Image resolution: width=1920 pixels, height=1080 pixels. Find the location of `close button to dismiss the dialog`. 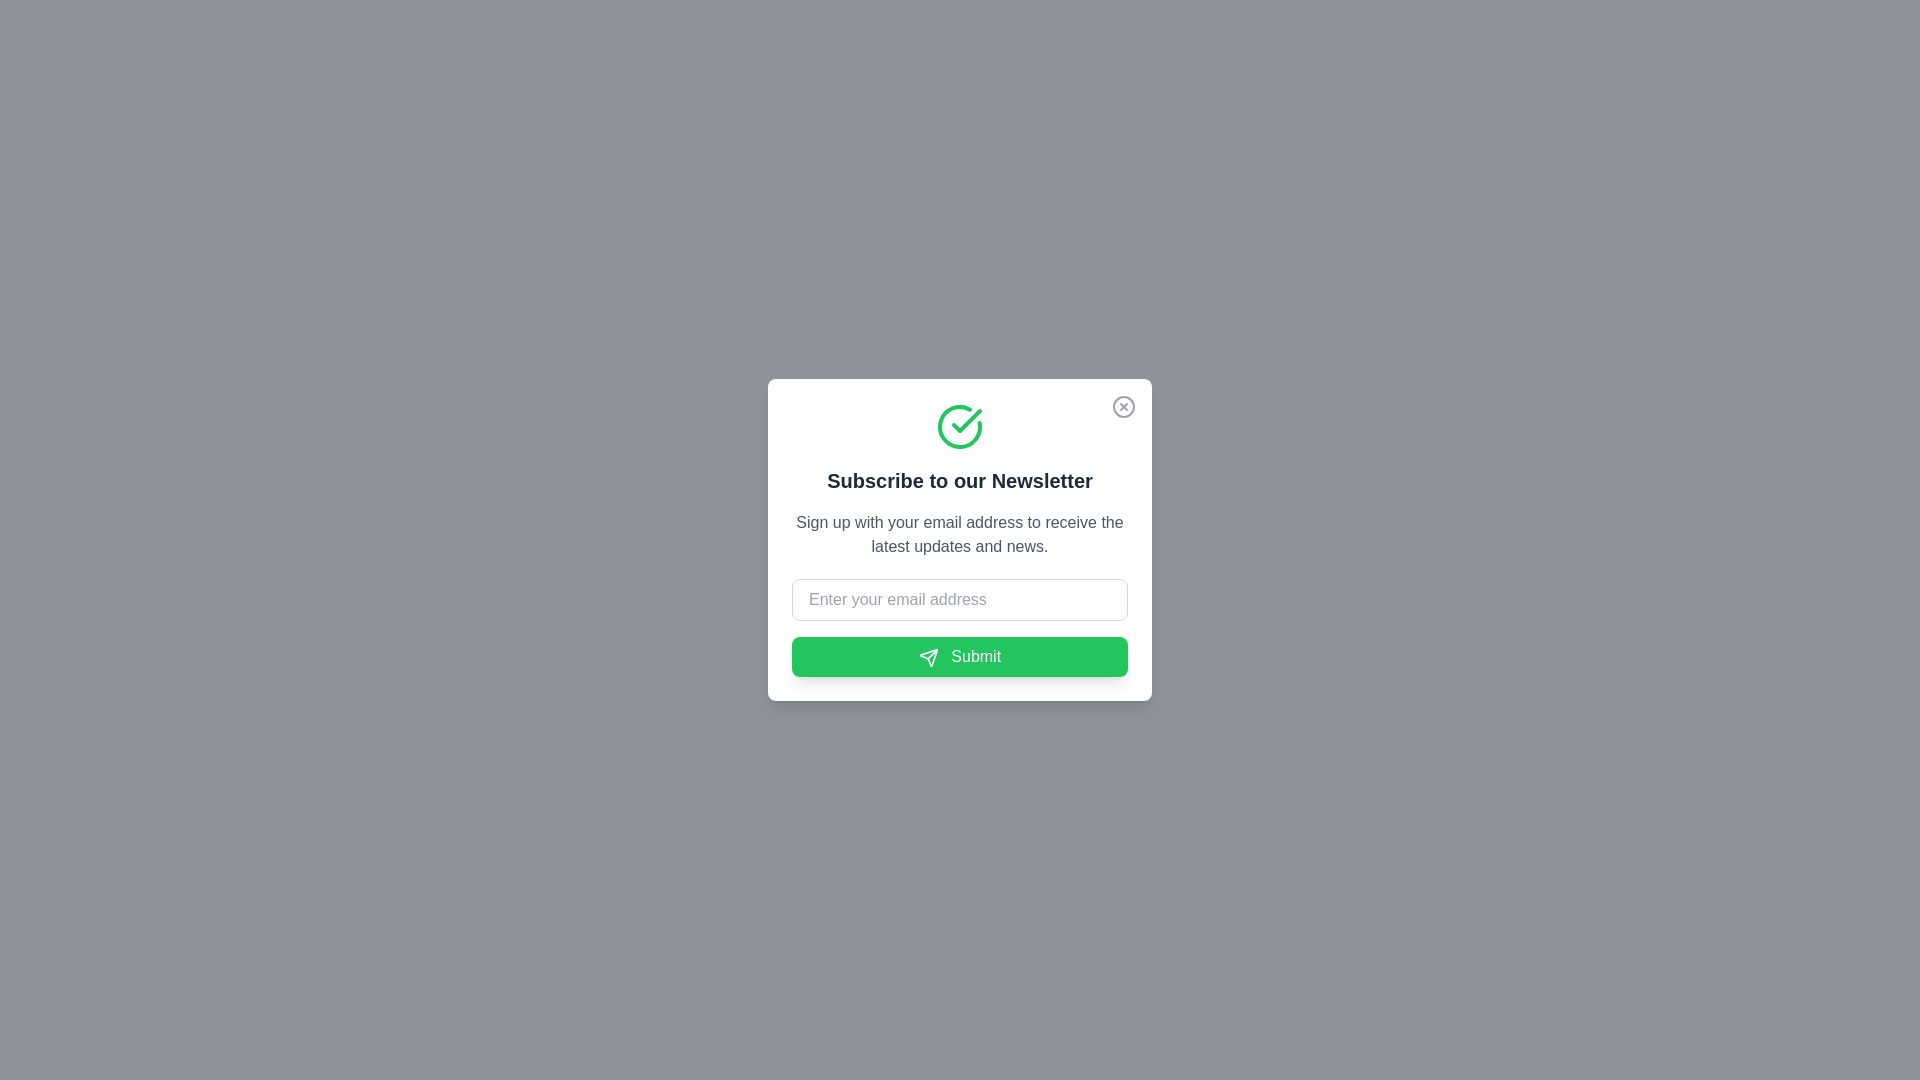

close button to dismiss the dialog is located at coordinates (1123, 406).